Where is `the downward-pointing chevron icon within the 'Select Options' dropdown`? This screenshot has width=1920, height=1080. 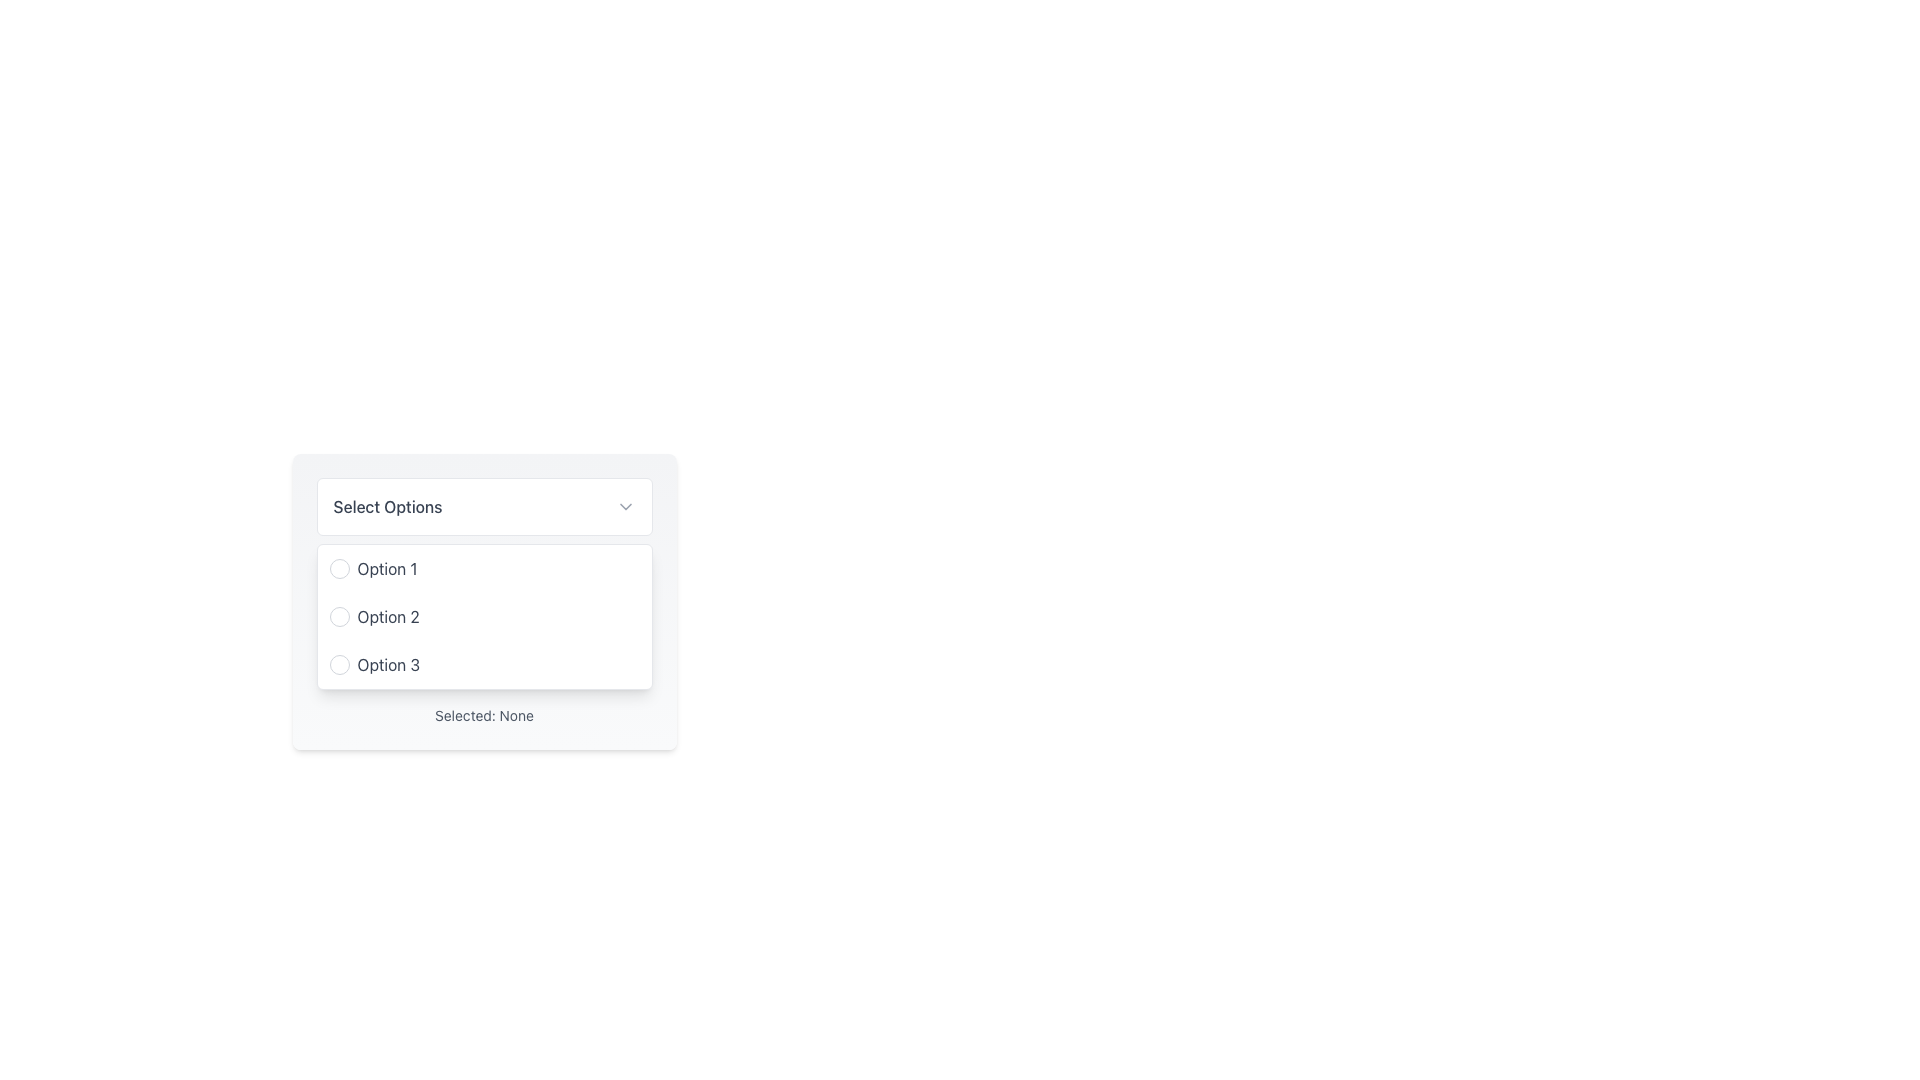
the downward-pointing chevron icon within the 'Select Options' dropdown is located at coordinates (624, 505).